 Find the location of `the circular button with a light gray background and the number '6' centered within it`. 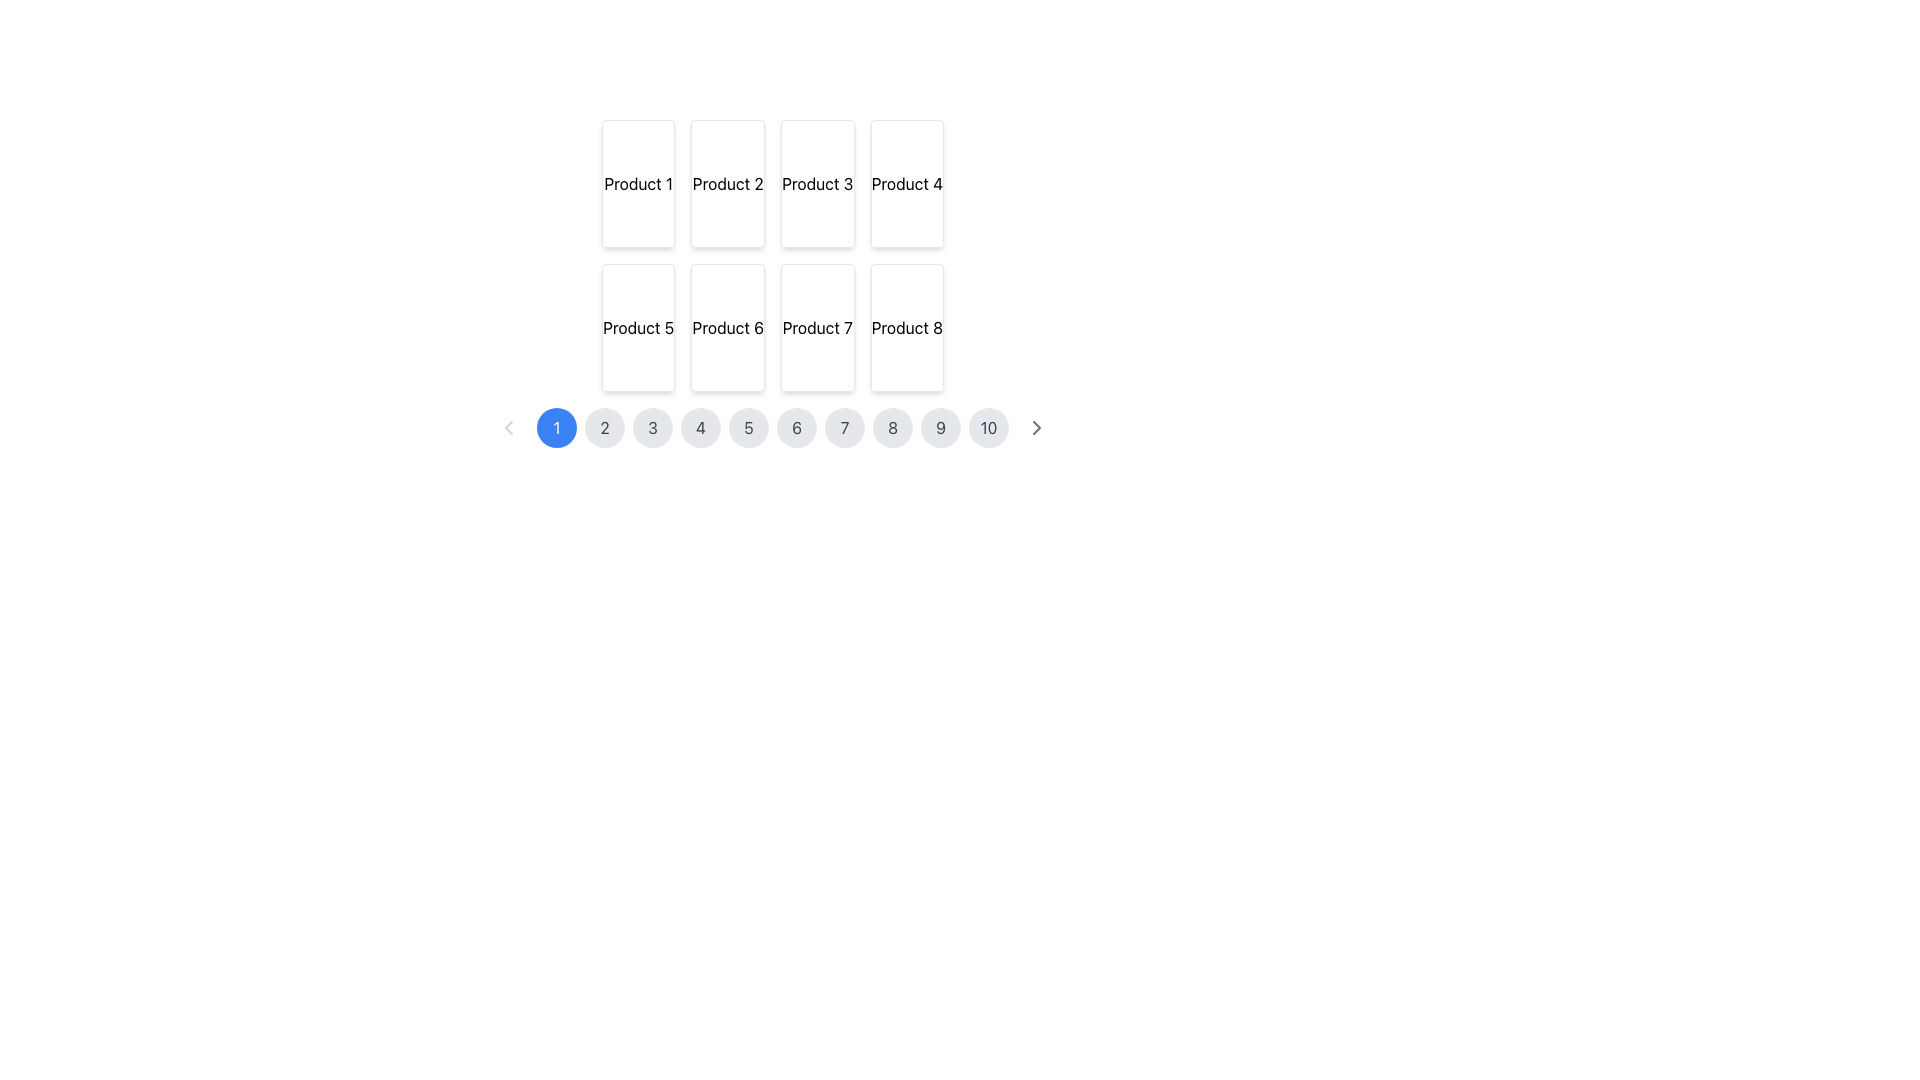

the circular button with a light gray background and the number '6' centered within it is located at coordinates (795, 427).